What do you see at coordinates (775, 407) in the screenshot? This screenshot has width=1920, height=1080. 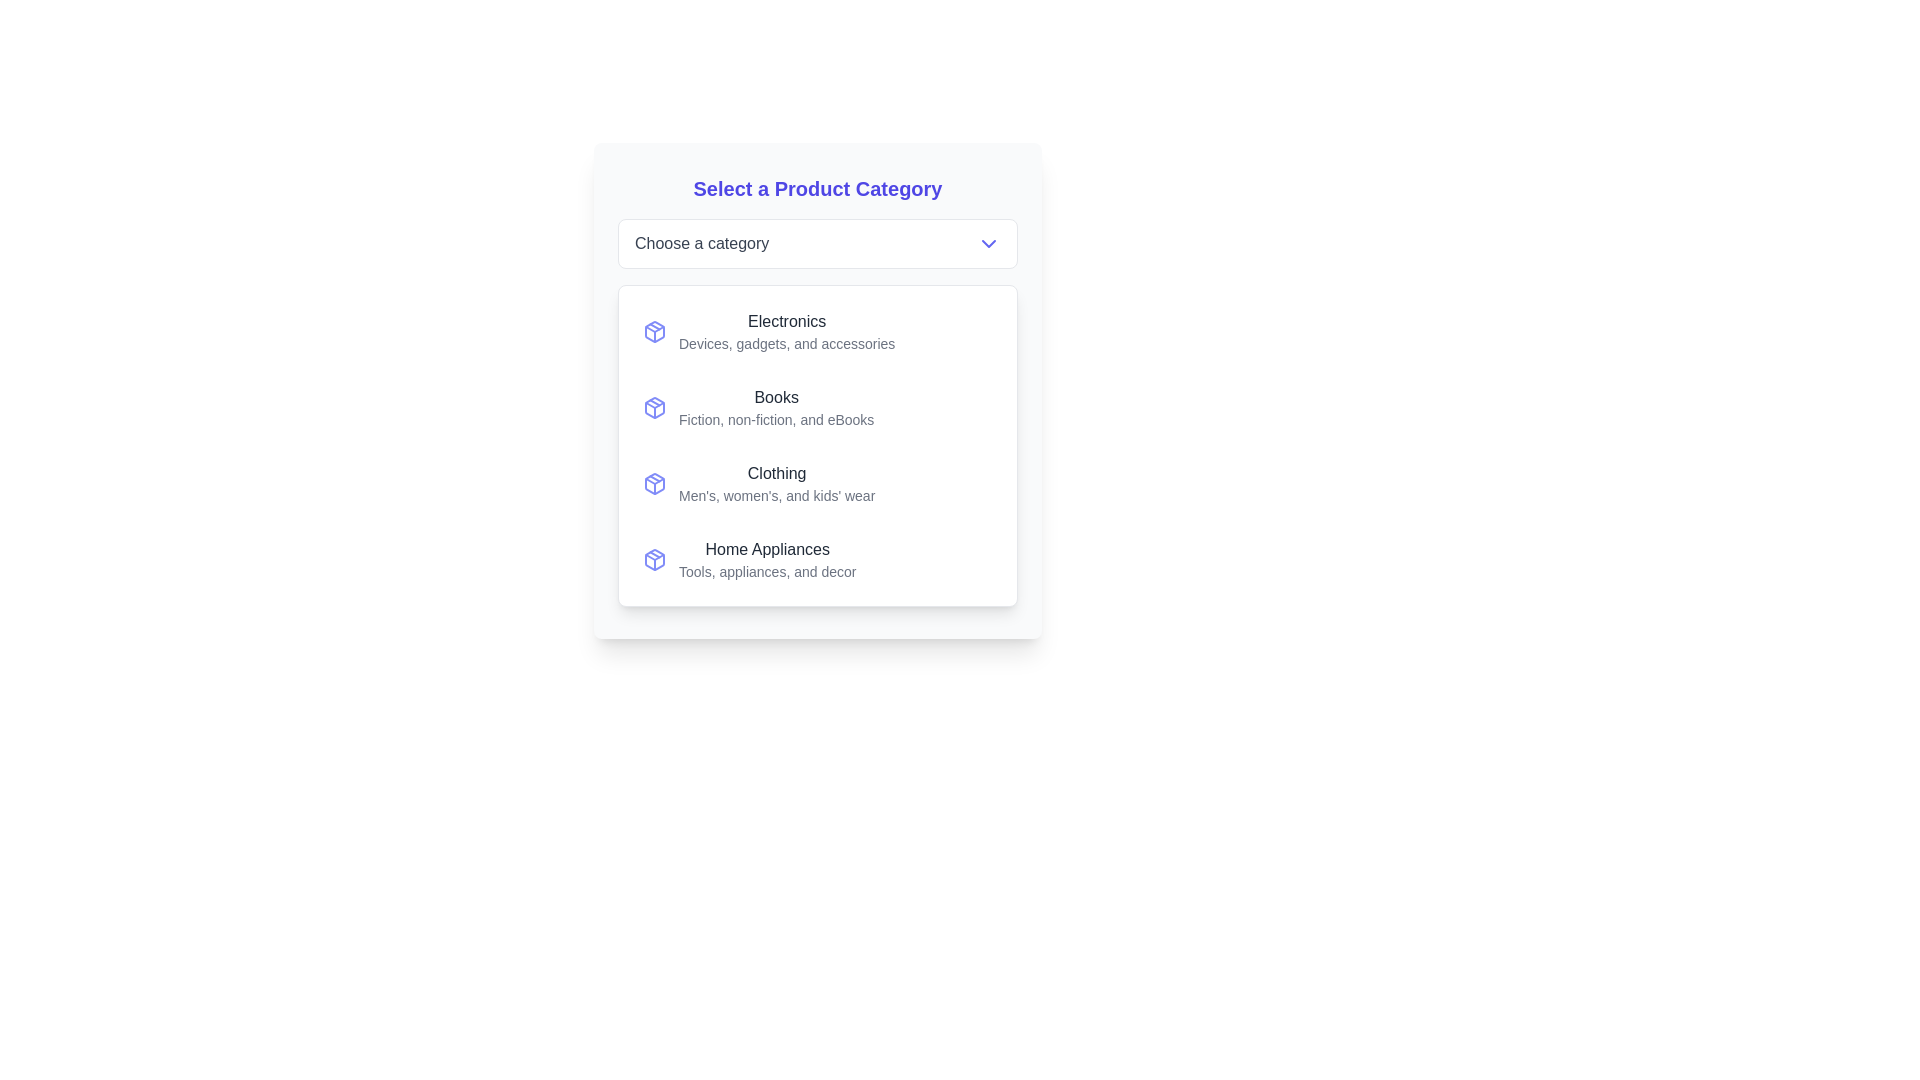 I see `the 'Books' text label in the category list` at bounding box center [775, 407].